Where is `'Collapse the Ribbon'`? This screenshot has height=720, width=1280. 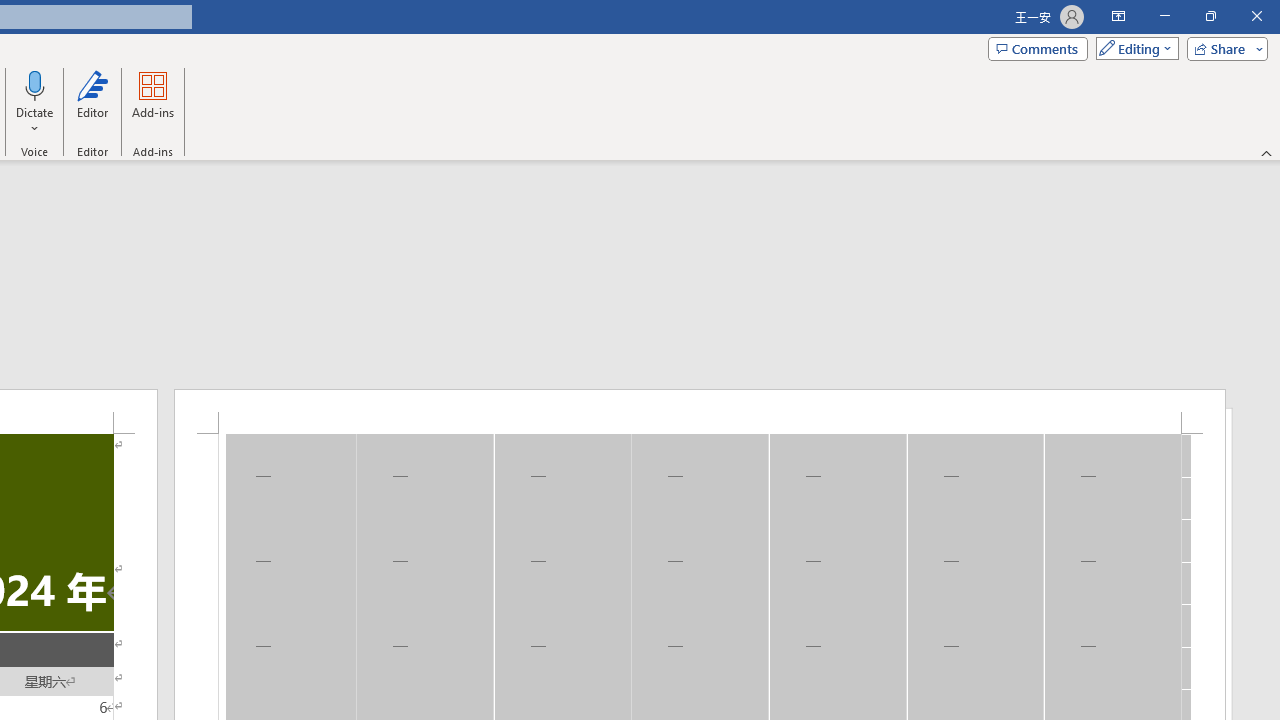 'Collapse the Ribbon' is located at coordinates (1266, 152).